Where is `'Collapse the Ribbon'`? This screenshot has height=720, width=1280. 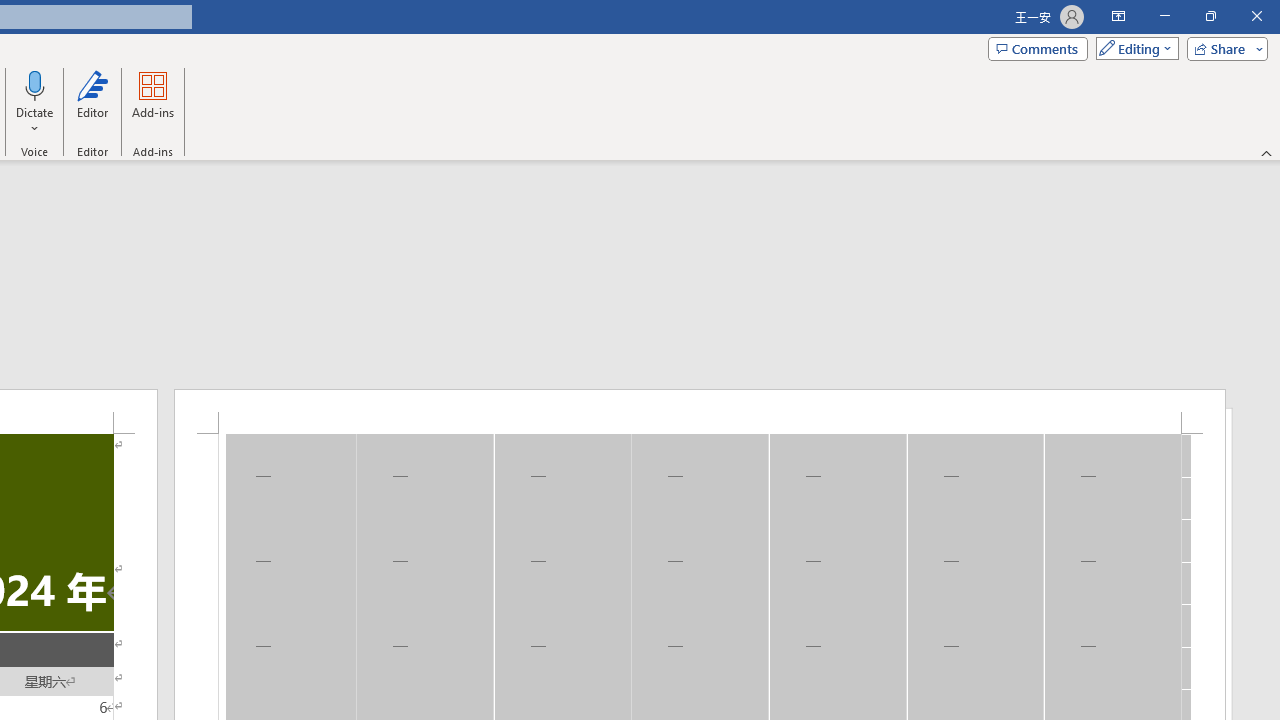 'Collapse the Ribbon' is located at coordinates (1266, 152).